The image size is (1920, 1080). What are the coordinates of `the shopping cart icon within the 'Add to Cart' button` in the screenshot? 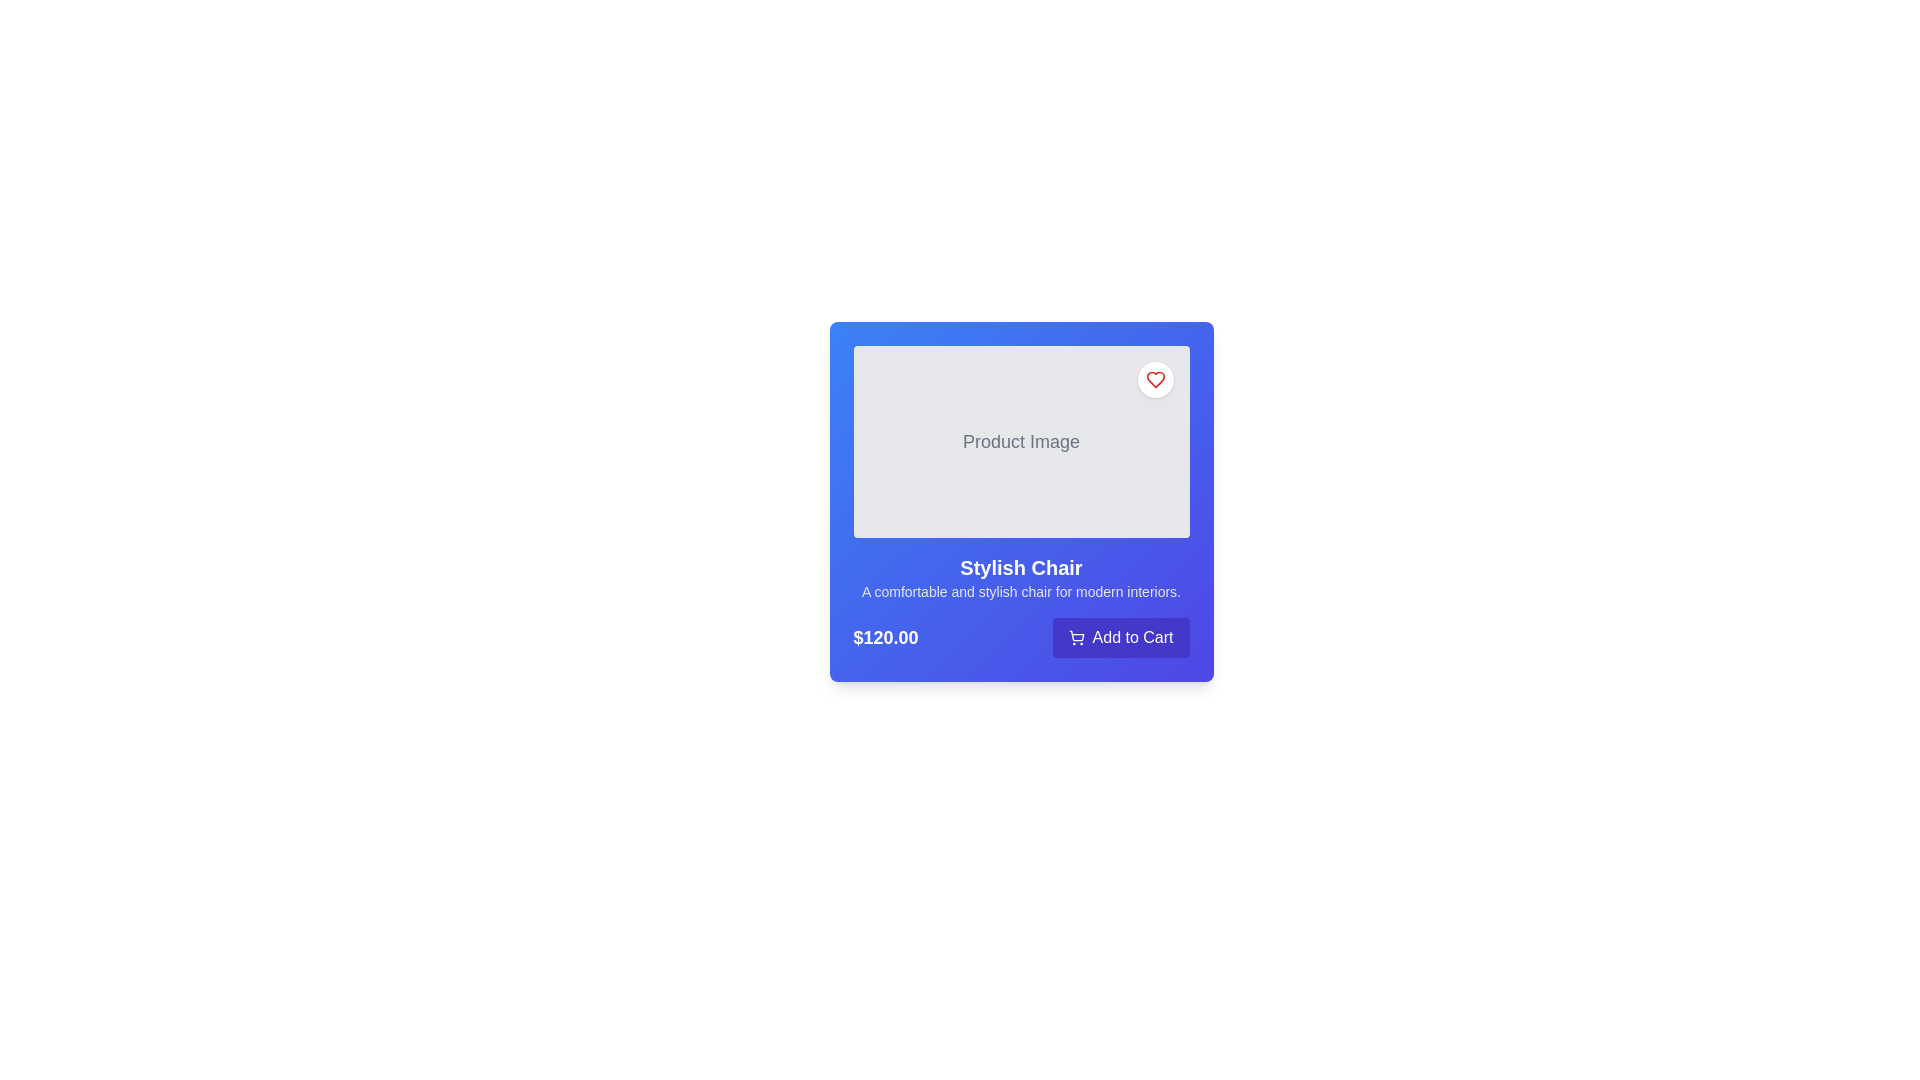 It's located at (1075, 636).